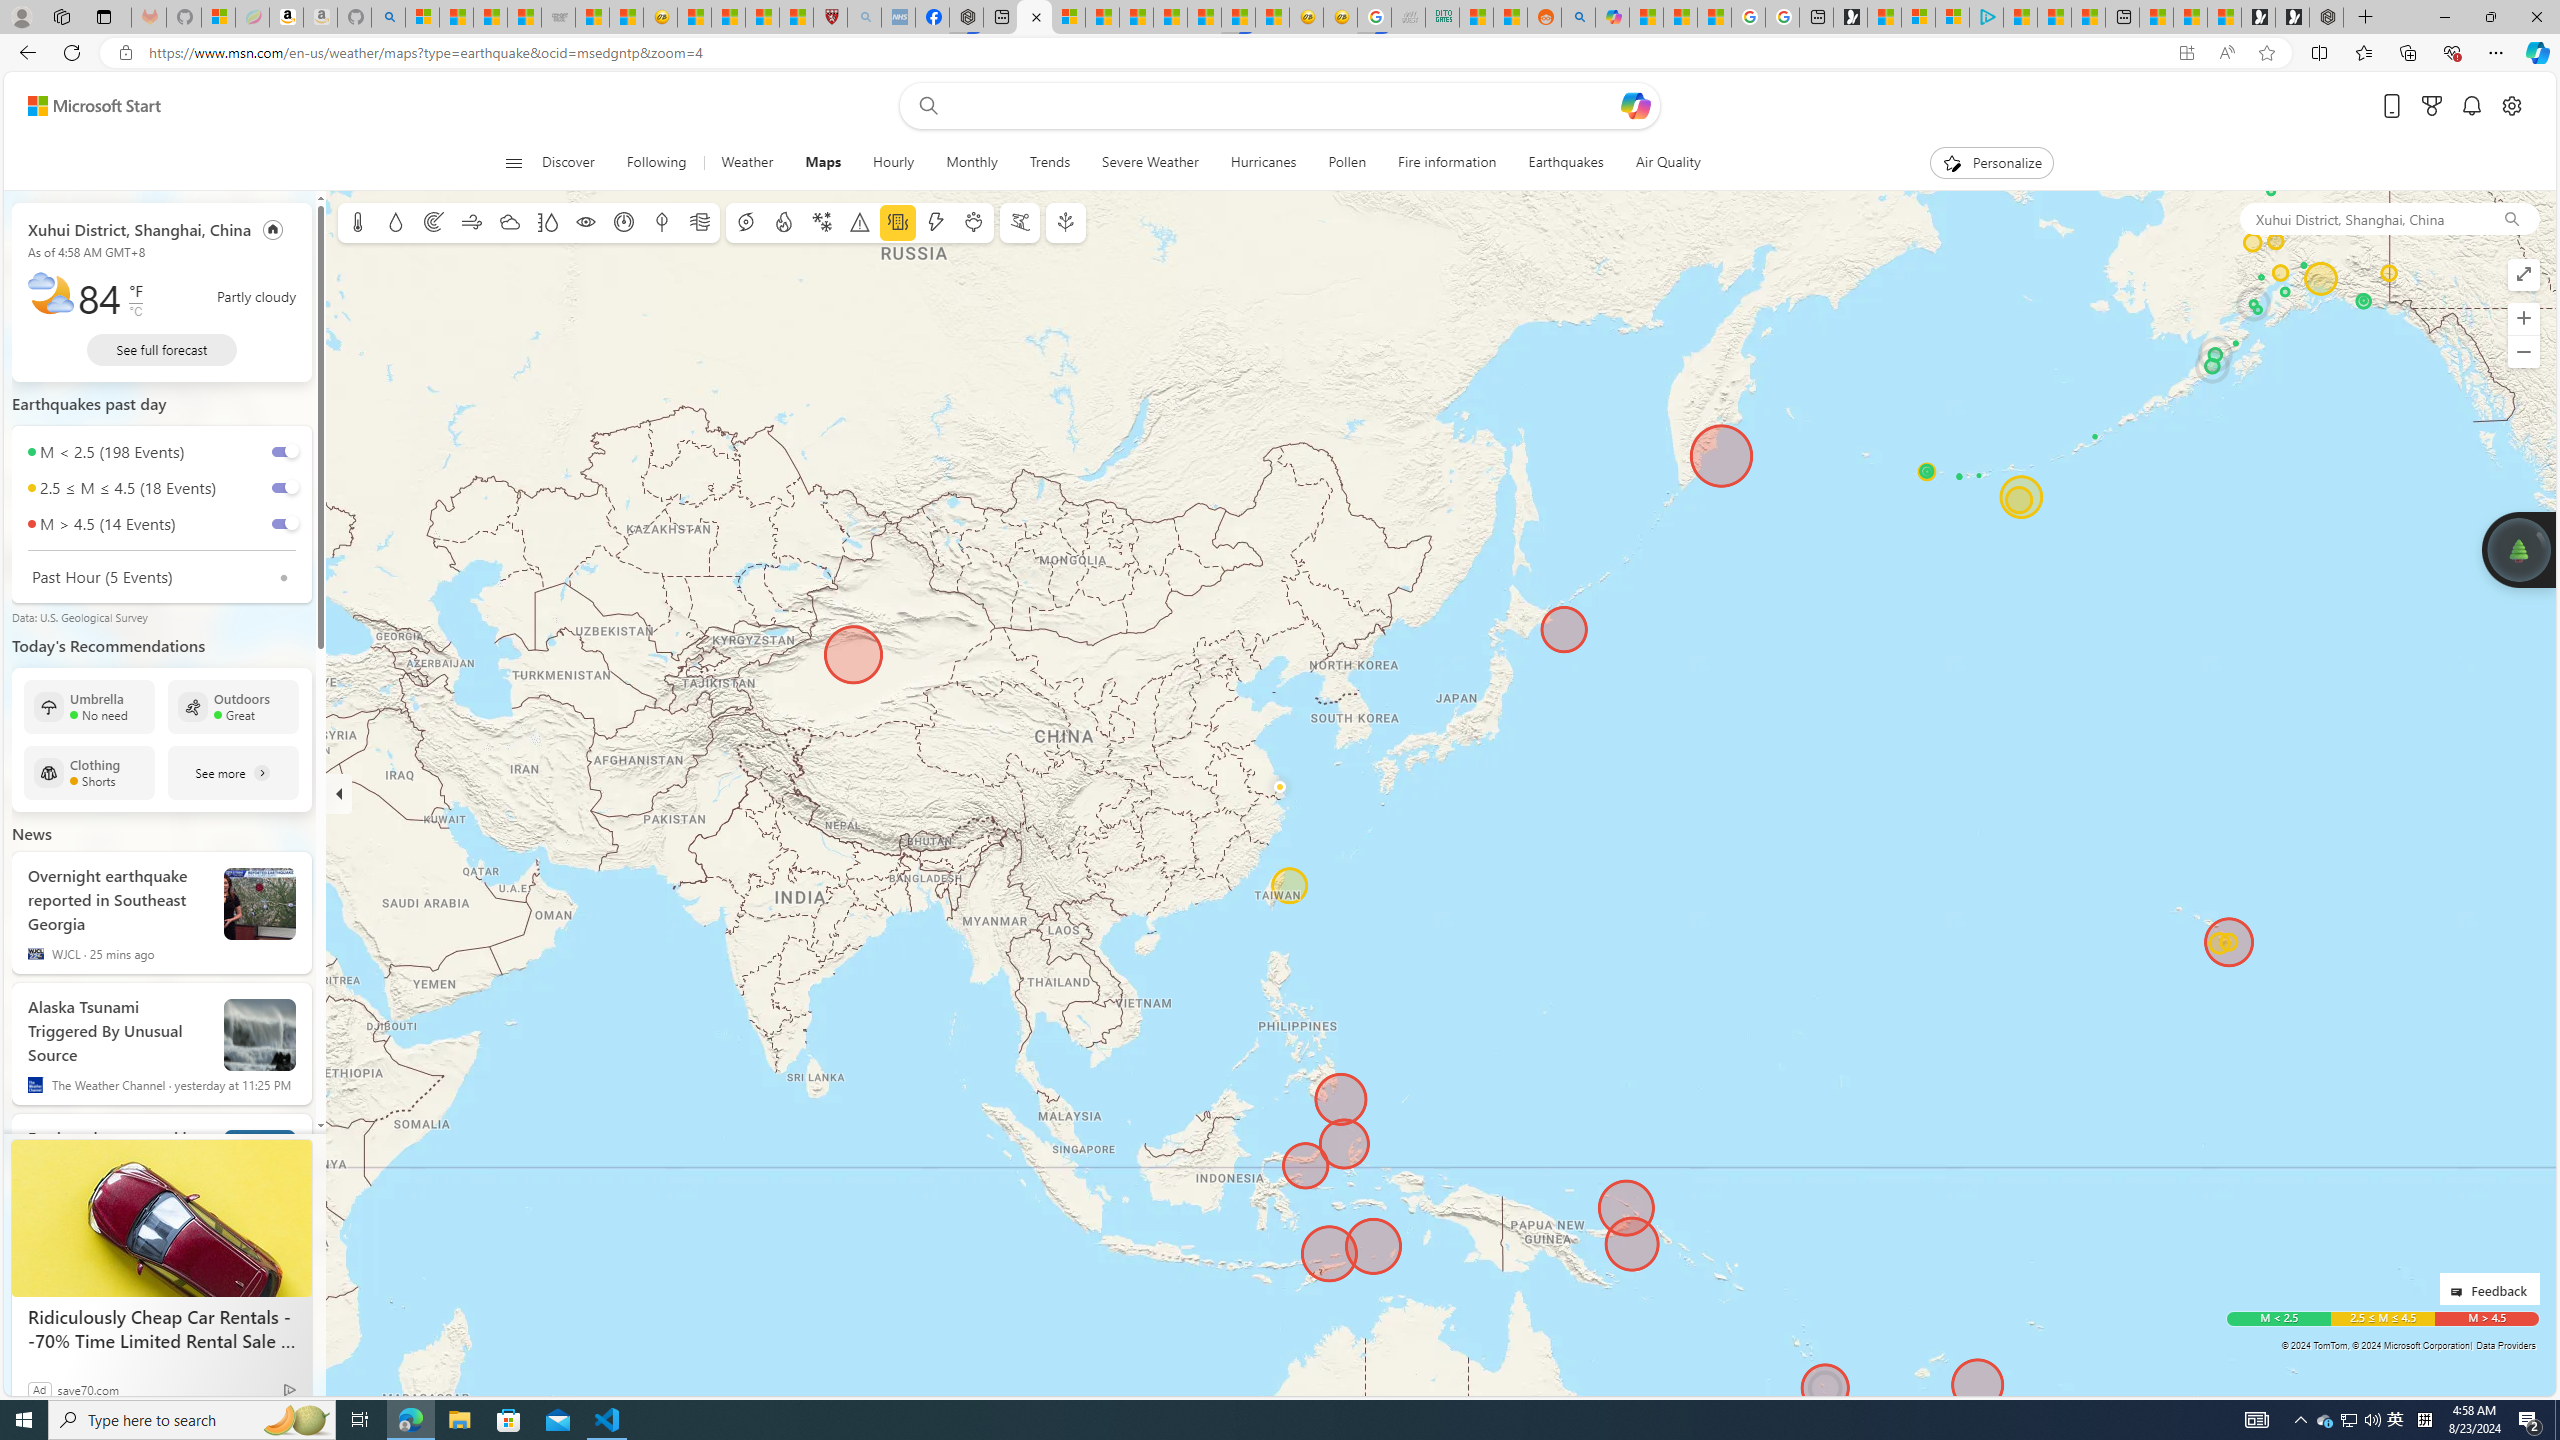  I want to click on 'Zoom in', so click(2523, 317).